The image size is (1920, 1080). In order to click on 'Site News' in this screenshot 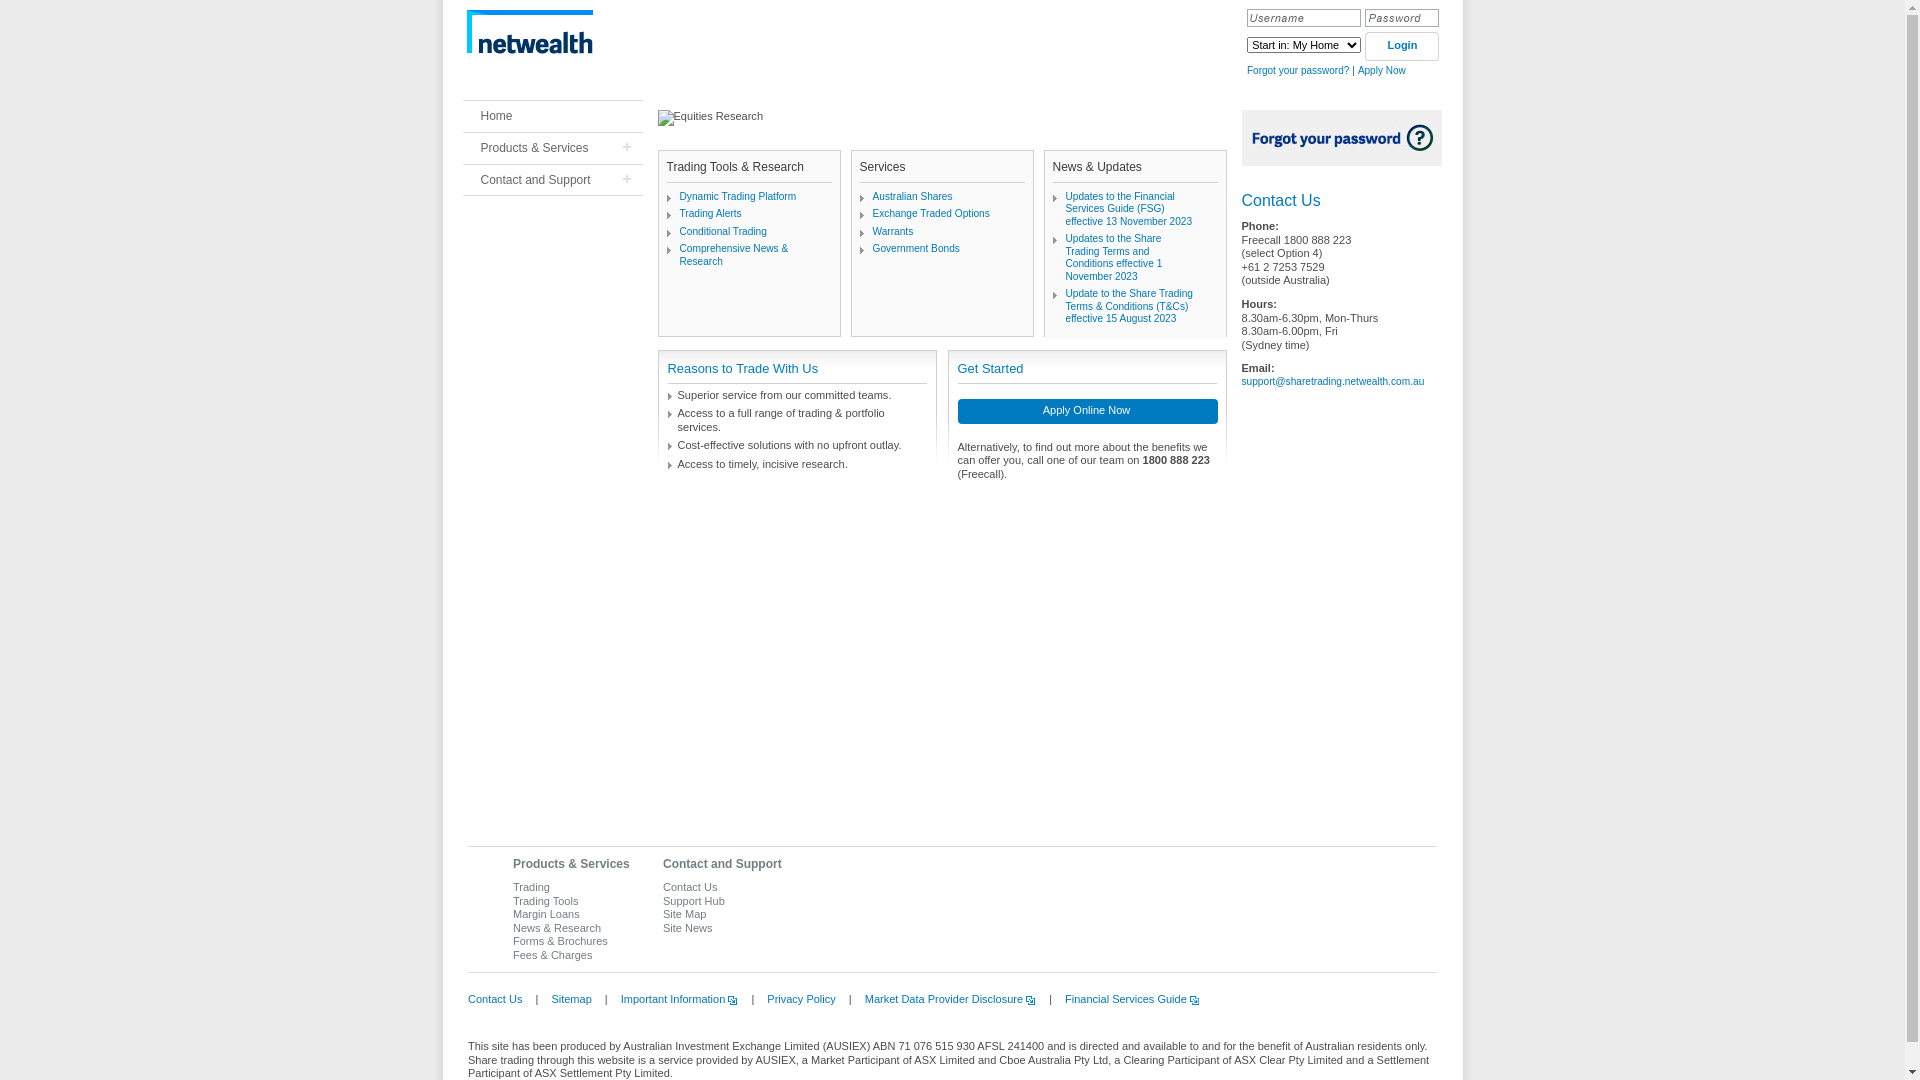, I will do `click(687, 928)`.